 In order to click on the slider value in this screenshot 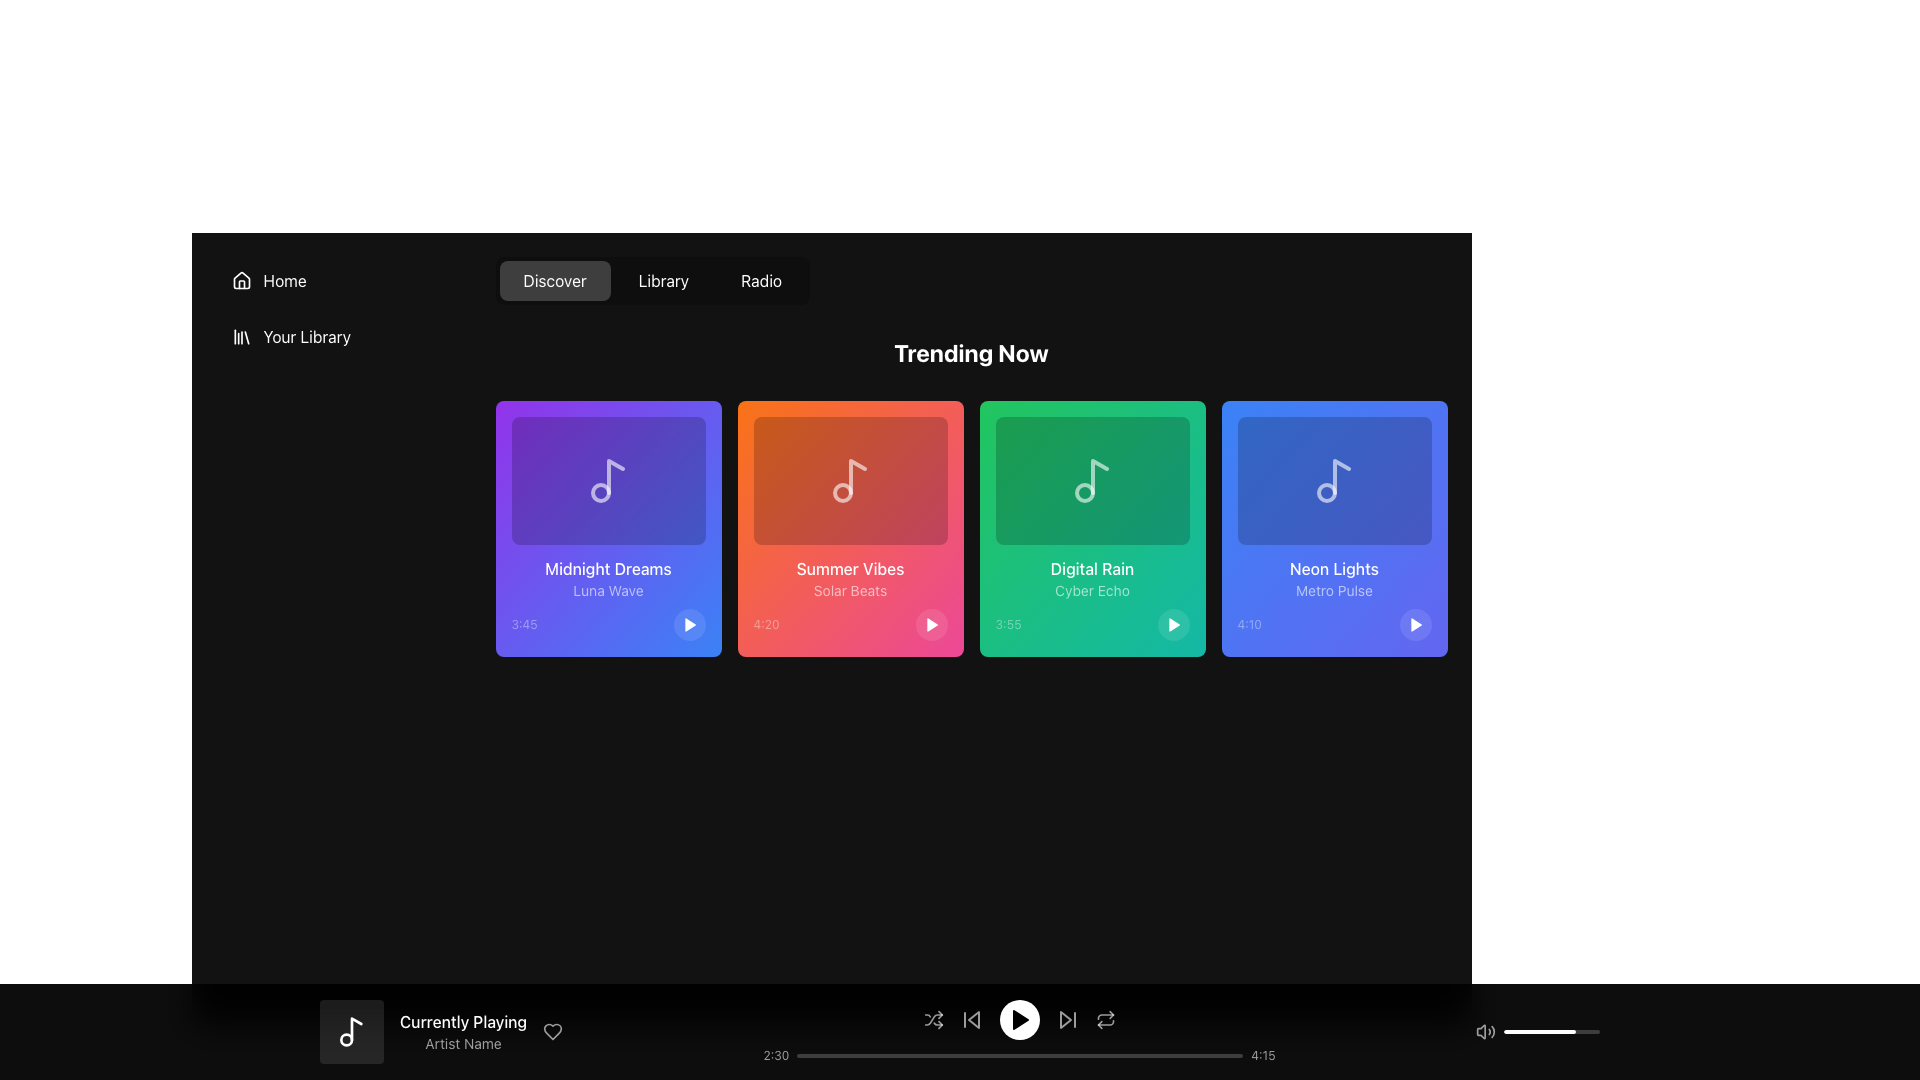, I will do `click(1547, 1032)`.